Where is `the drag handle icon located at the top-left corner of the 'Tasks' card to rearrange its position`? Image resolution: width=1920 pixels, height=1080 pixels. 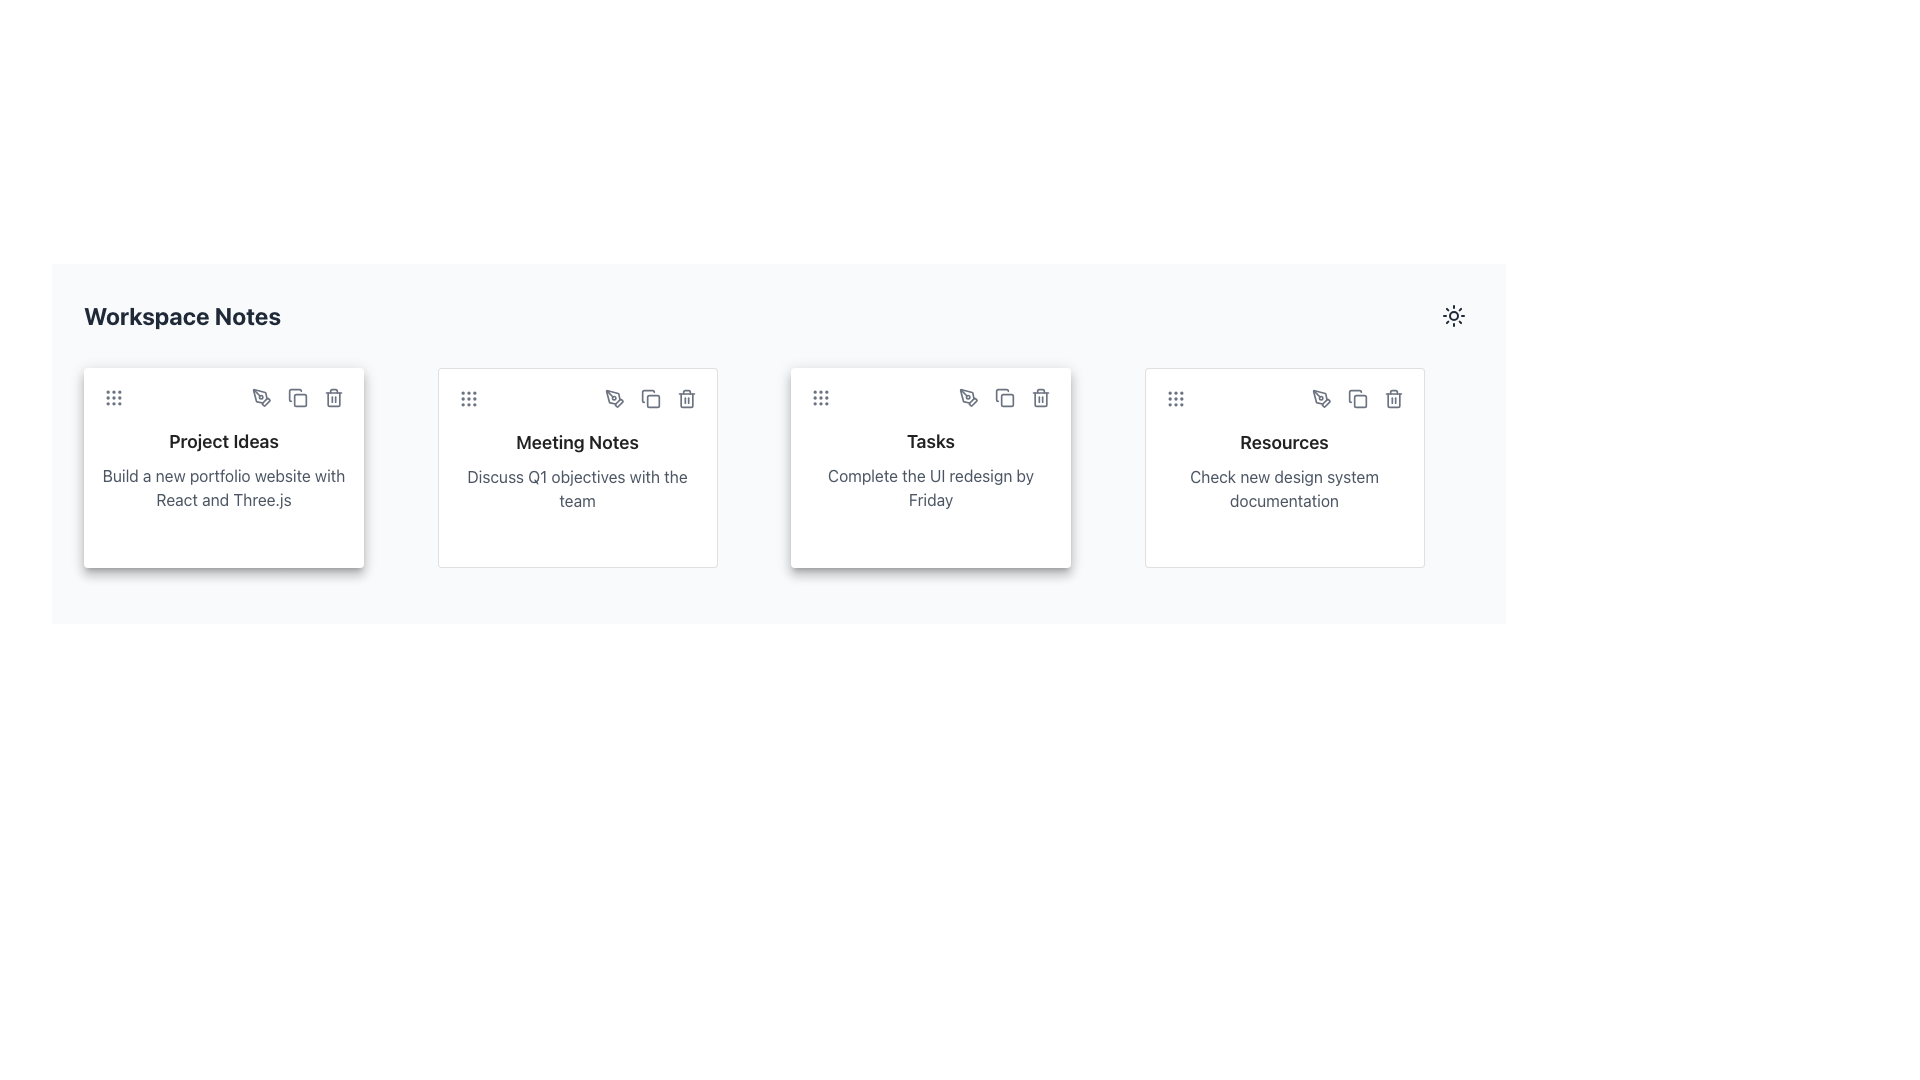 the drag handle icon located at the top-left corner of the 'Tasks' card to rearrange its position is located at coordinates (820, 397).